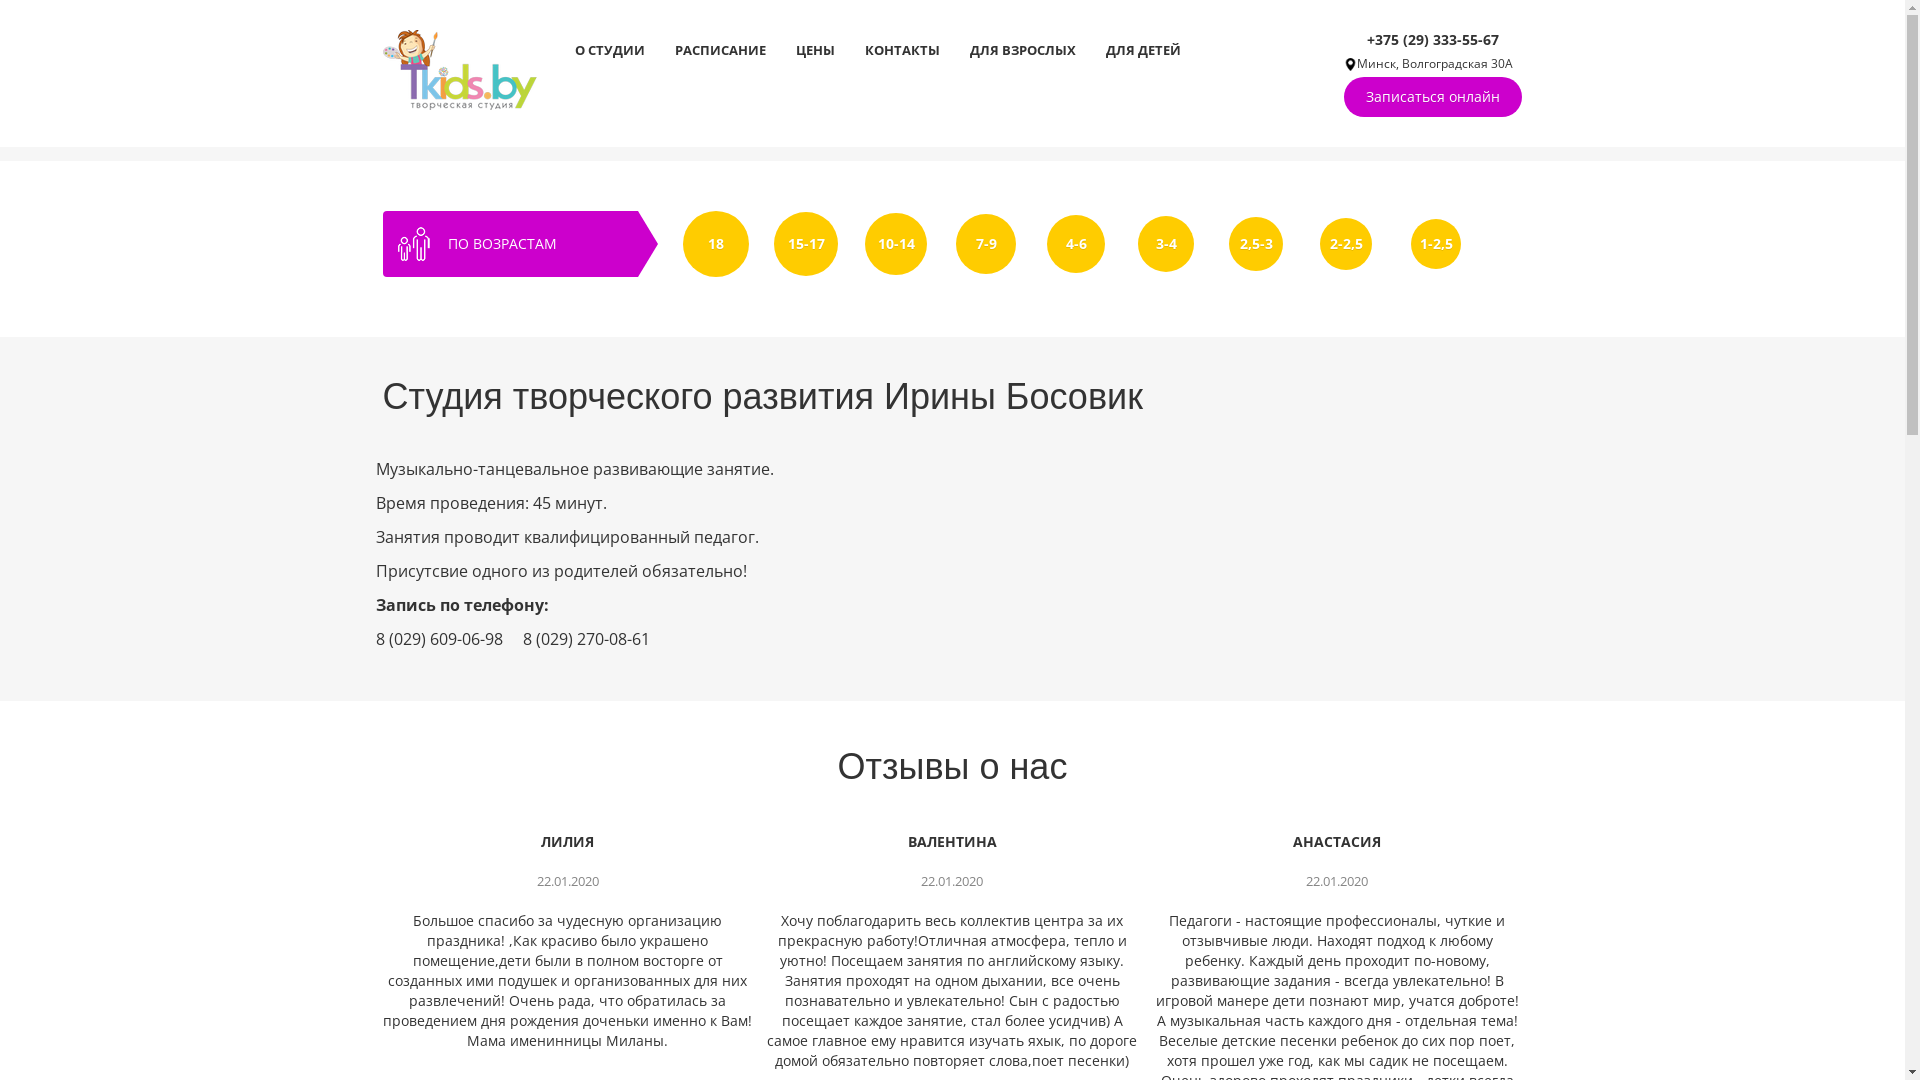 This screenshot has width=1920, height=1080. Describe the element at coordinates (864, 242) in the screenshot. I see `'10-14'` at that location.